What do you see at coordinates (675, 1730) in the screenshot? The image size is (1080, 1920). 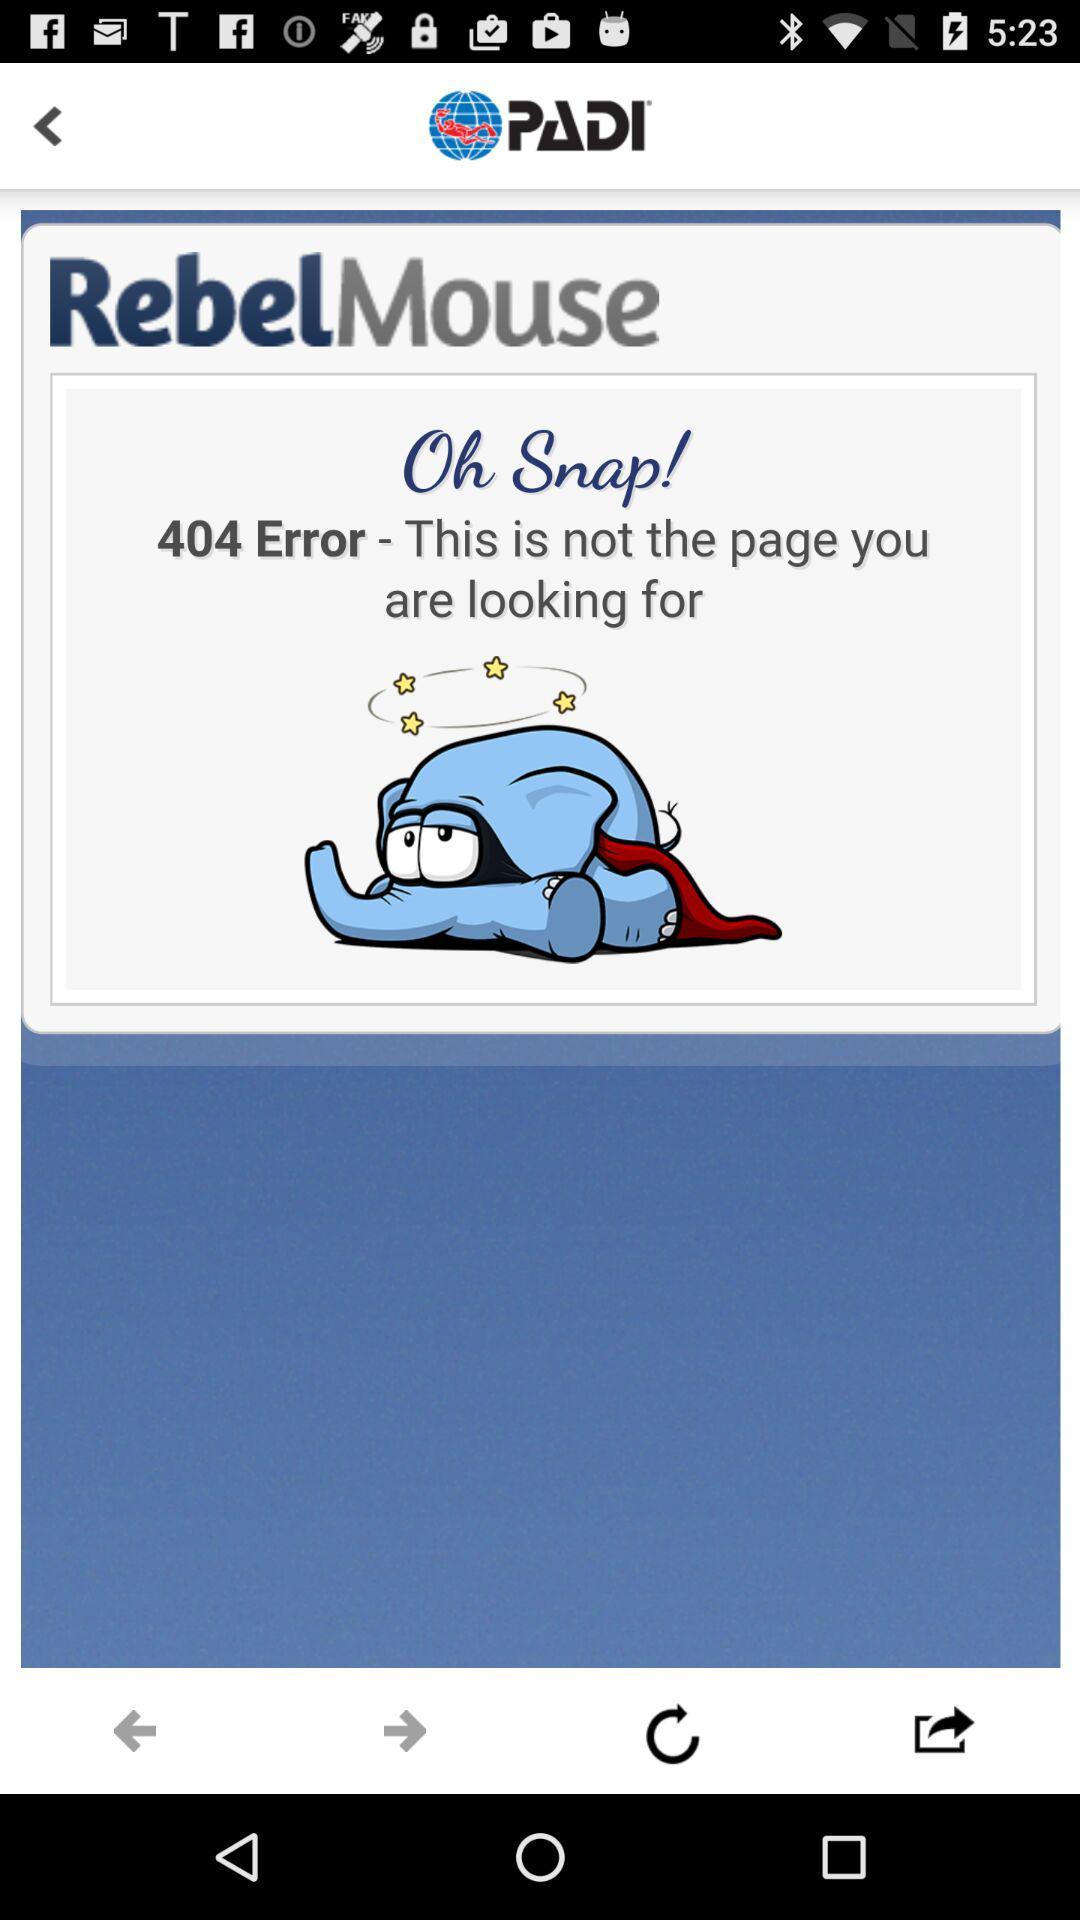 I see `previous` at bounding box center [675, 1730].